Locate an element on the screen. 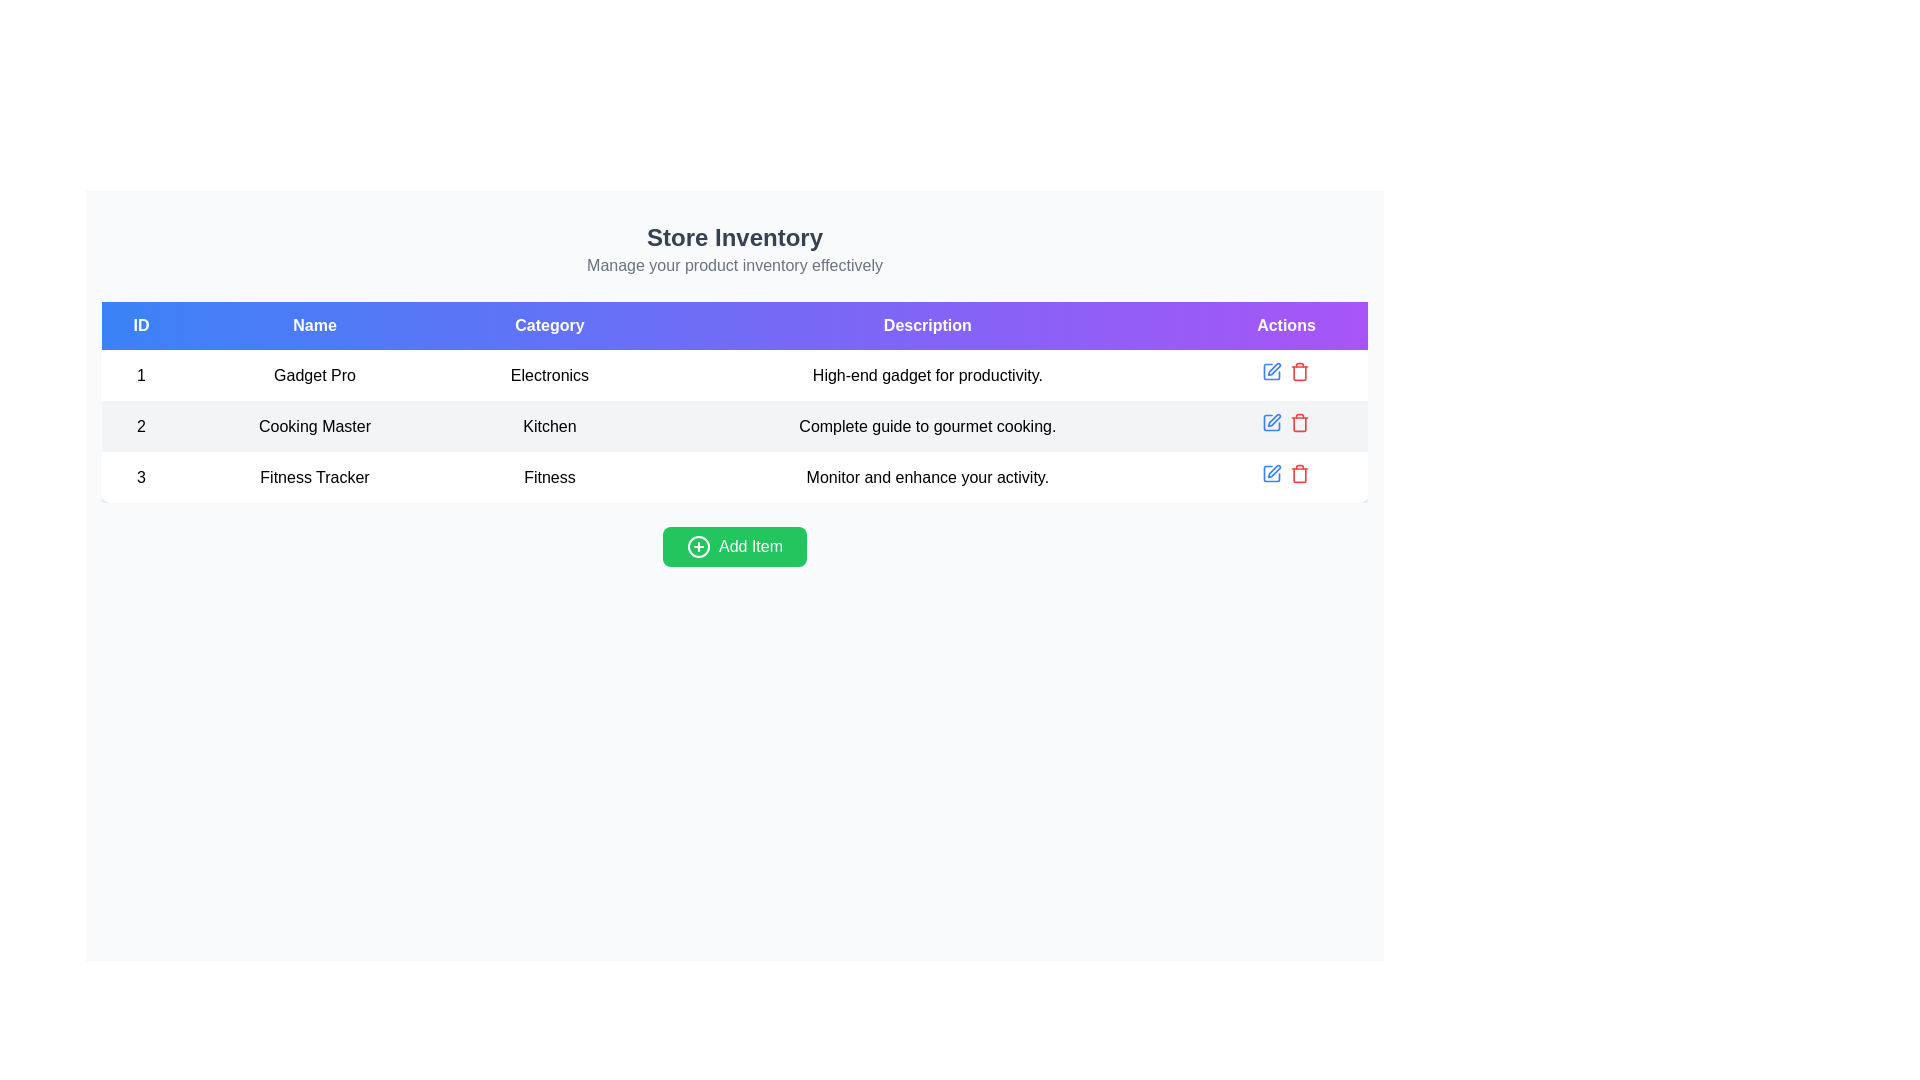 This screenshot has width=1920, height=1080. 'Electronics' category text label located in the 'Category' column of the first row in the table, which is positioned immediately to the right of the 'Gadget Pro' name column is located at coordinates (549, 375).